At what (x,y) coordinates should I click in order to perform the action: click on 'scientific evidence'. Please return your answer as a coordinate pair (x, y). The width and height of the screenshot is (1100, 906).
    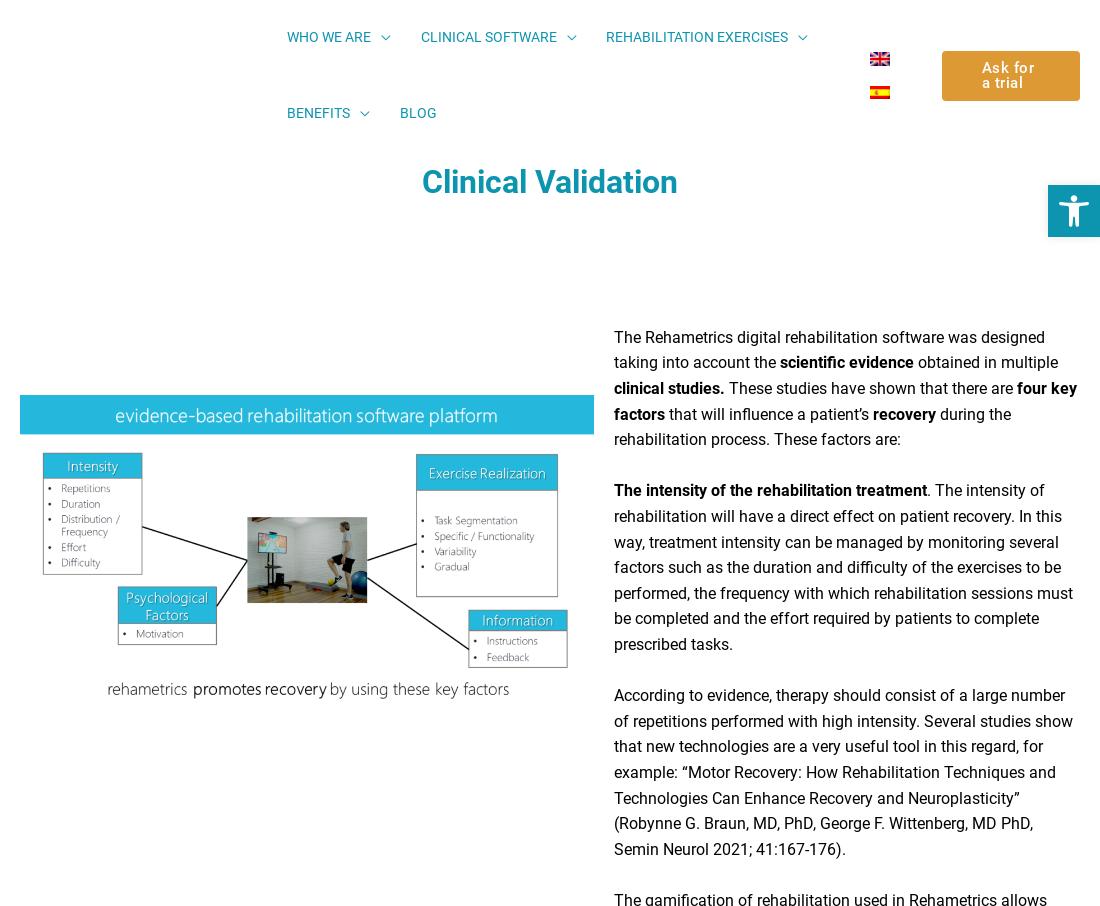
    Looking at the image, I should click on (845, 369).